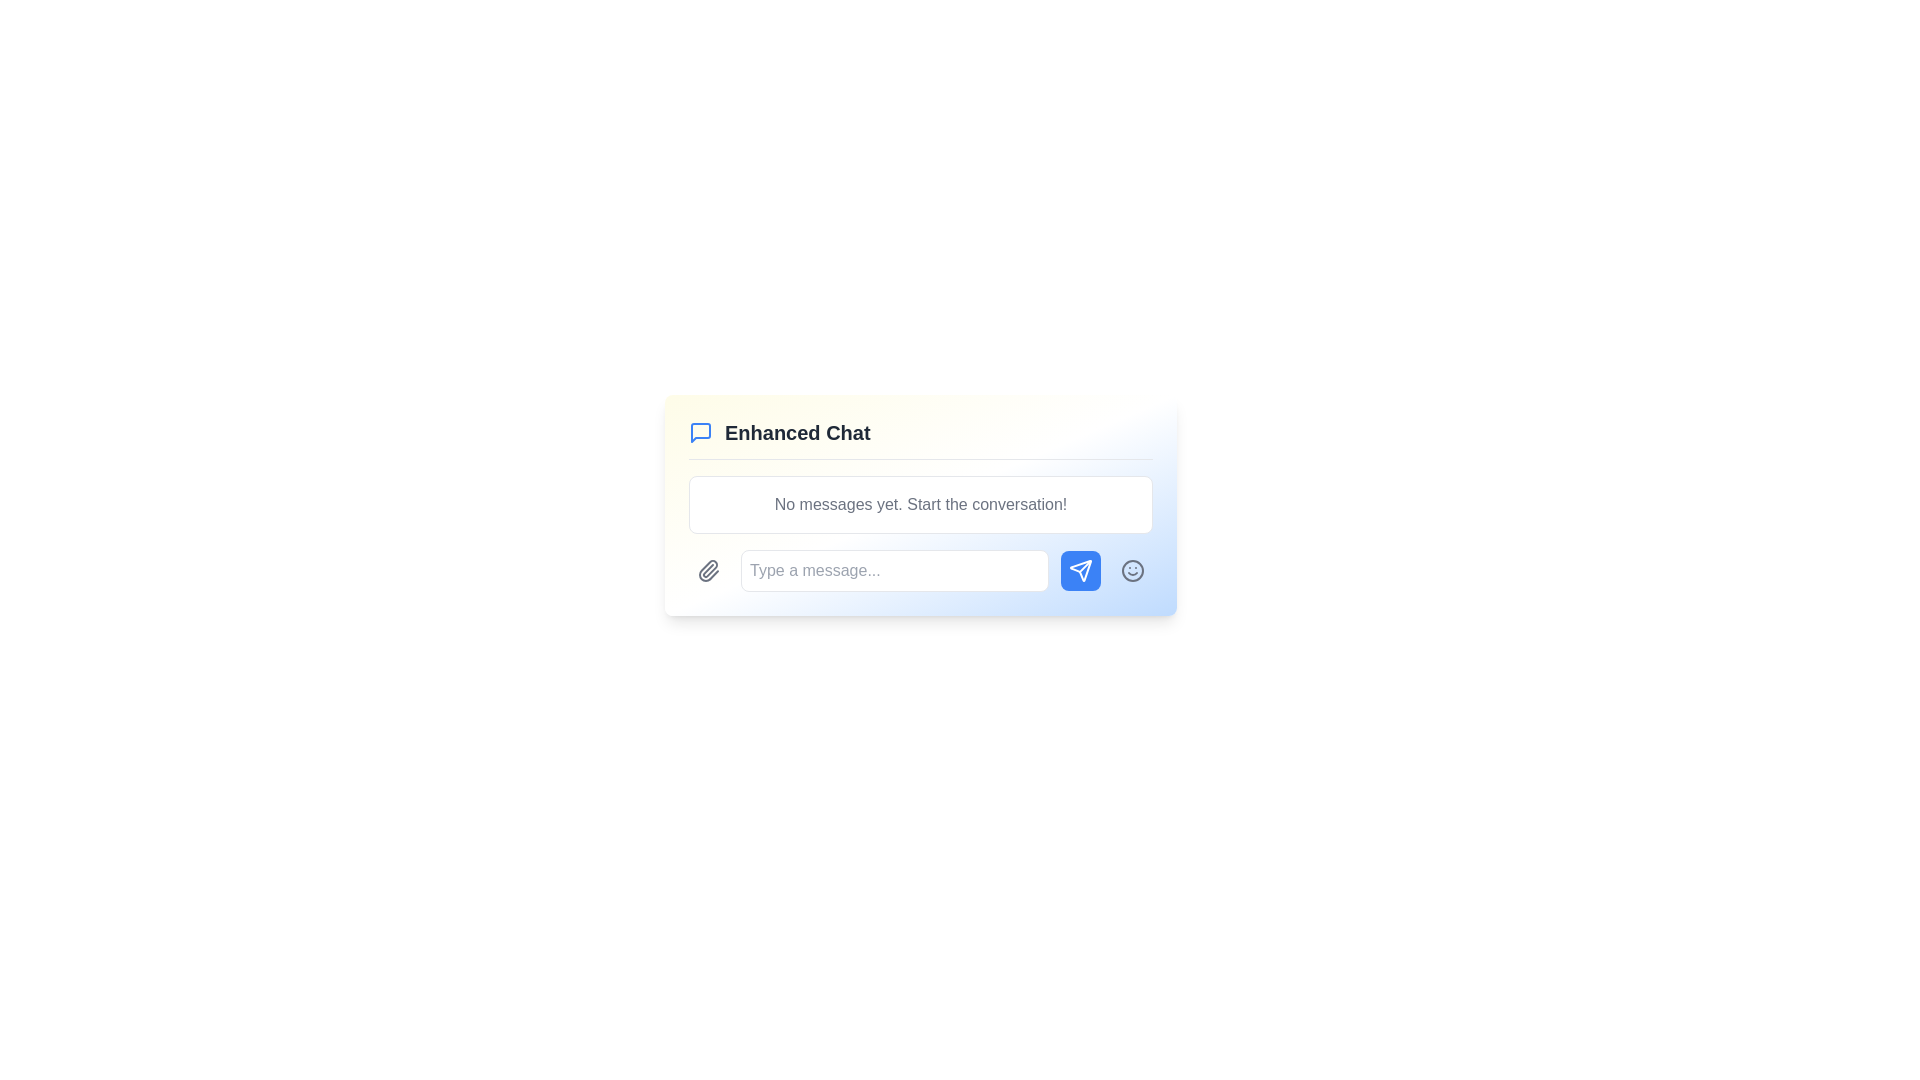 The height and width of the screenshot is (1080, 1920). I want to click on the button containing a triangular outline icon resembling a paper airplane and activate it, so click(1079, 570).